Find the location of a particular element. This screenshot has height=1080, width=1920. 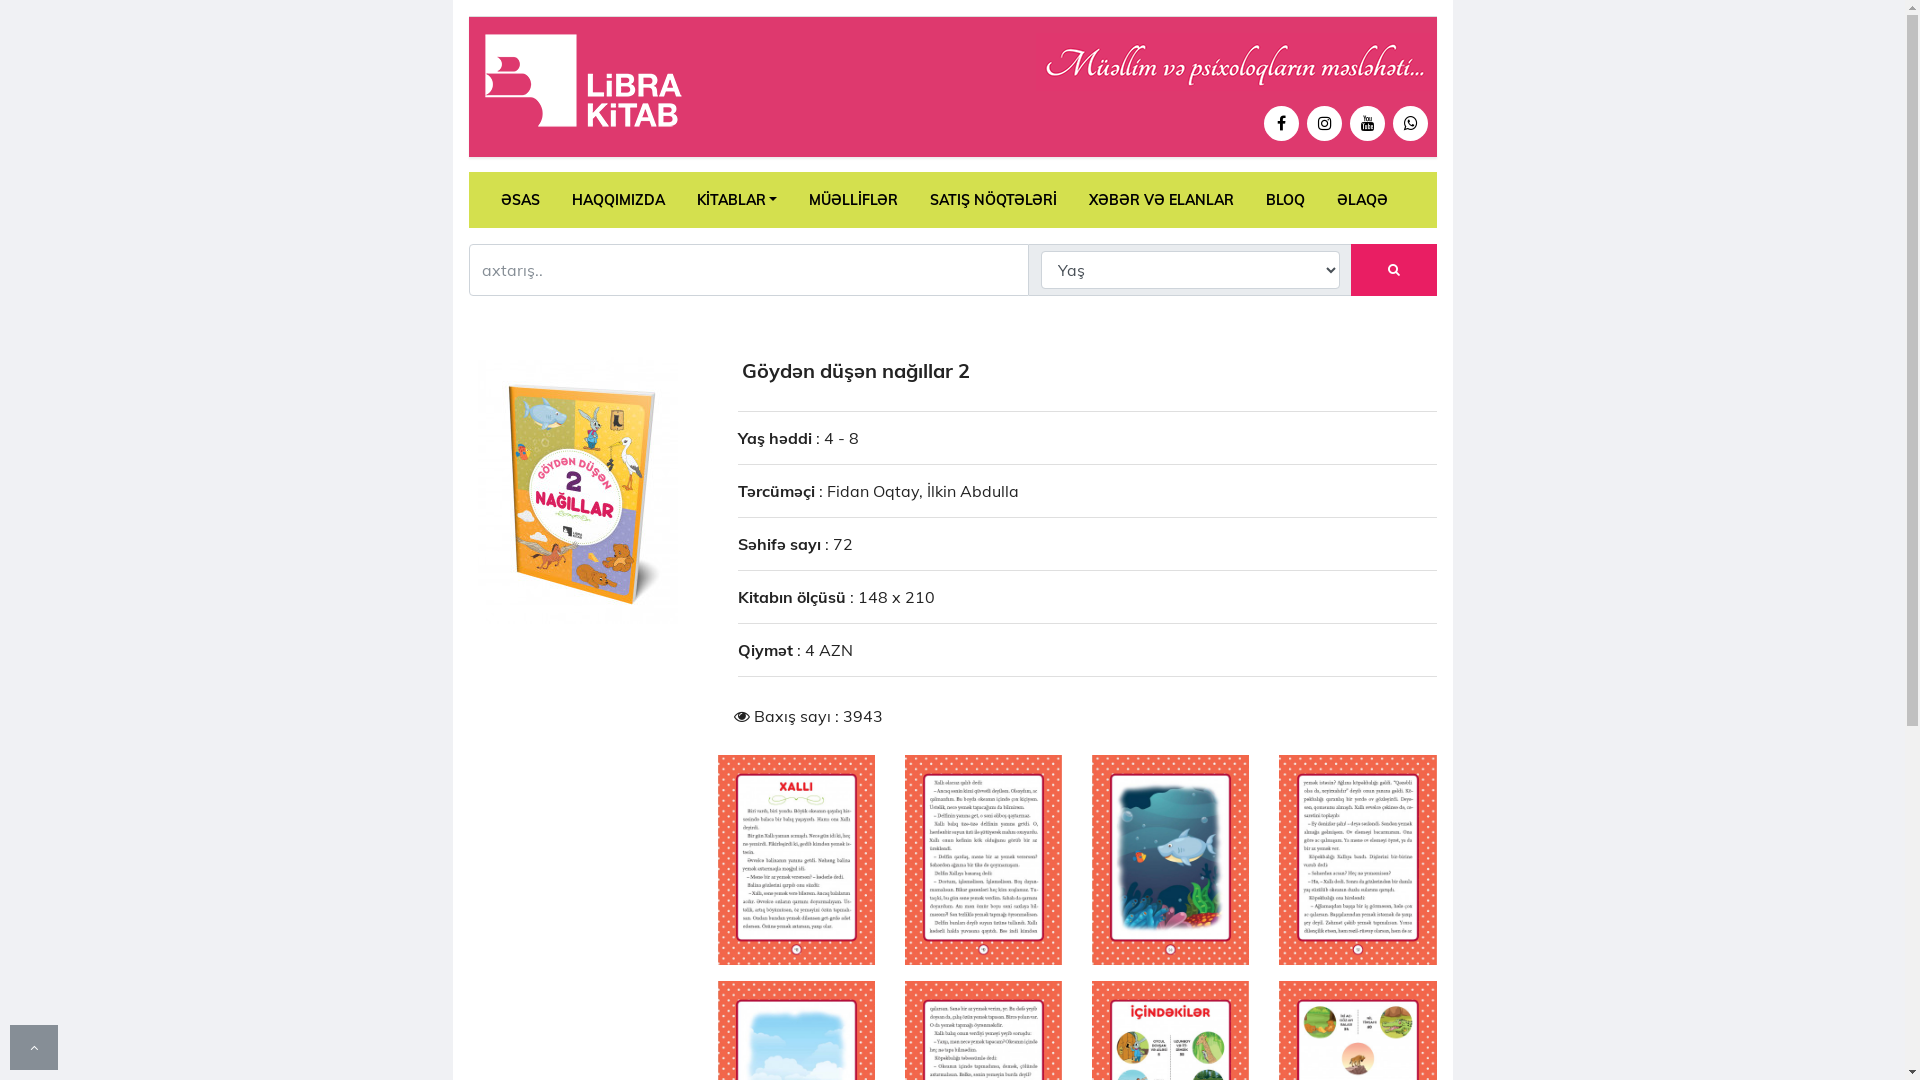

'Back to Top' is located at coordinates (33, 1045).